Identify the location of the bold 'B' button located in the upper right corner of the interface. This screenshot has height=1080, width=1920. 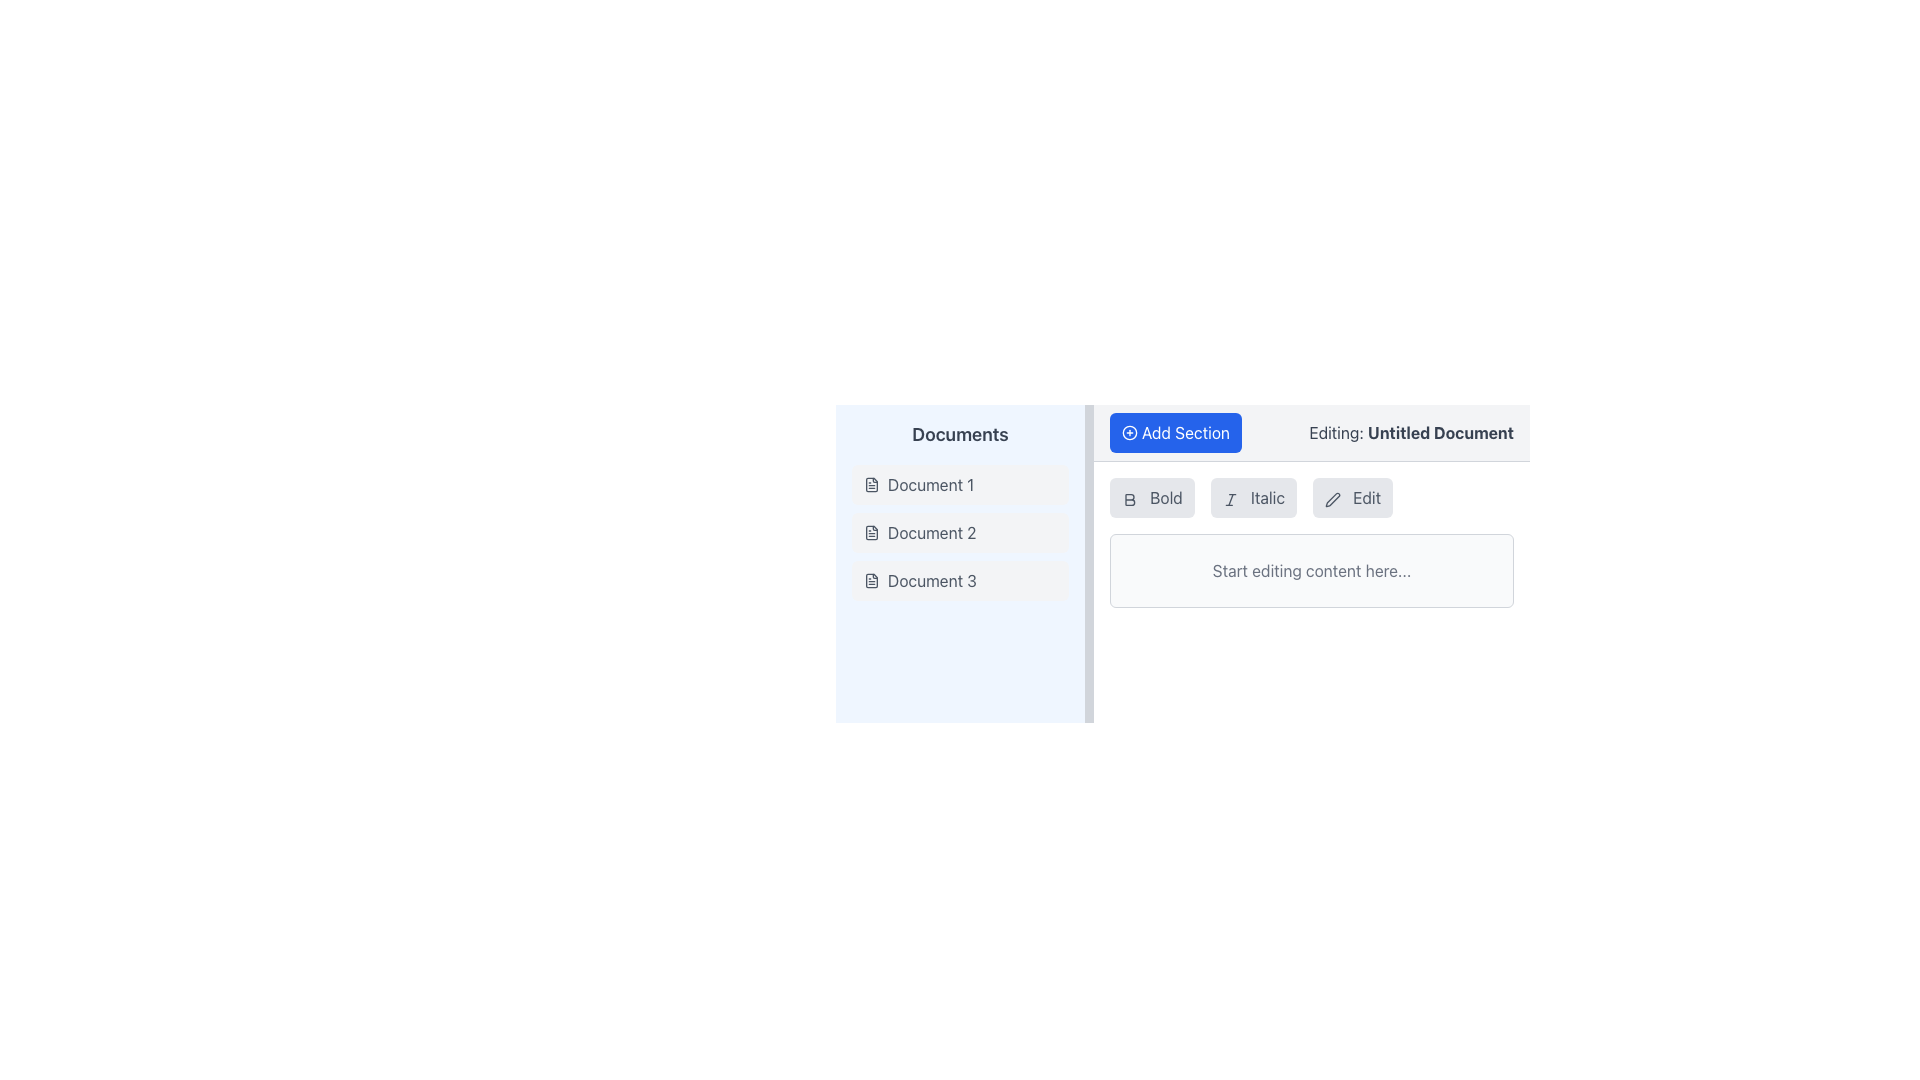
(1129, 497).